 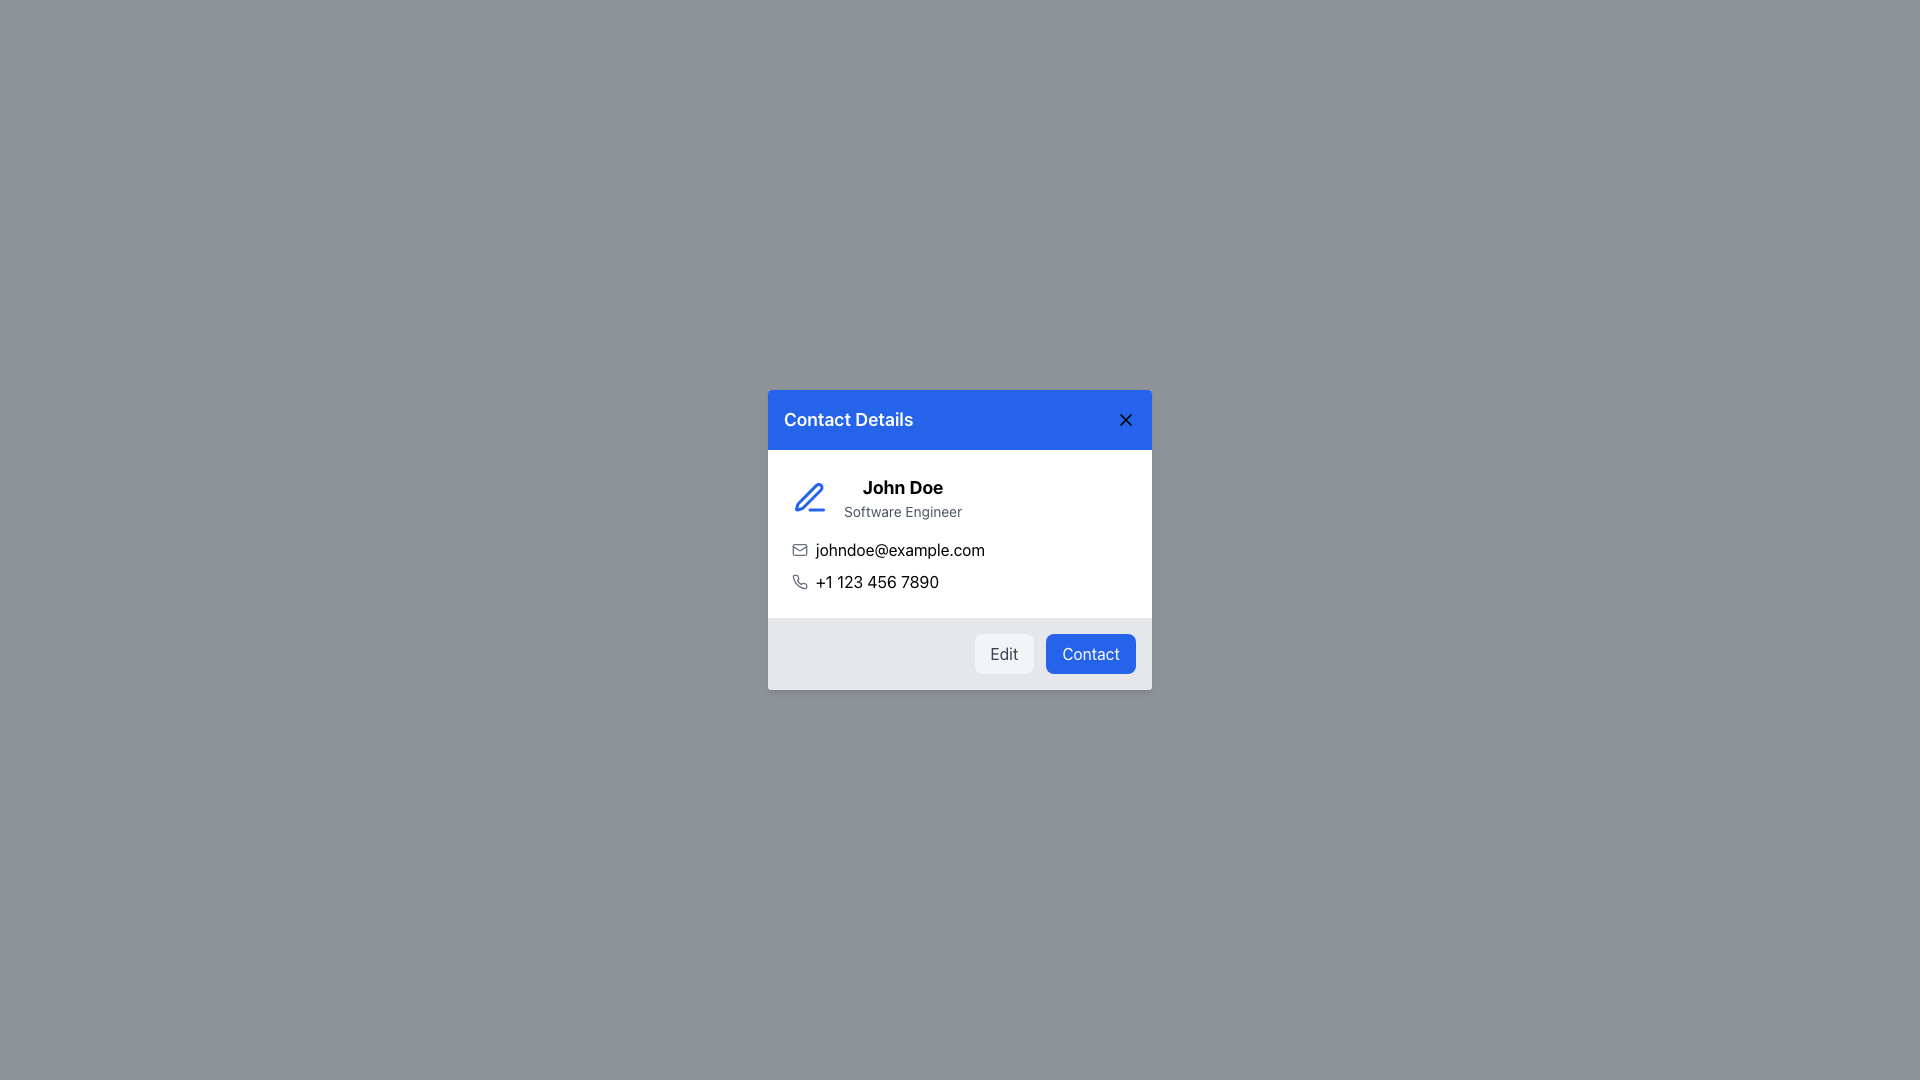 What do you see at coordinates (902, 496) in the screenshot?
I see `text displayed in the multi-line Text display element that contains the name and title of the contact person, located centrally within the modal dialog, right of the pencil icon and above the email and phone number details` at bounding box center [902, 496].